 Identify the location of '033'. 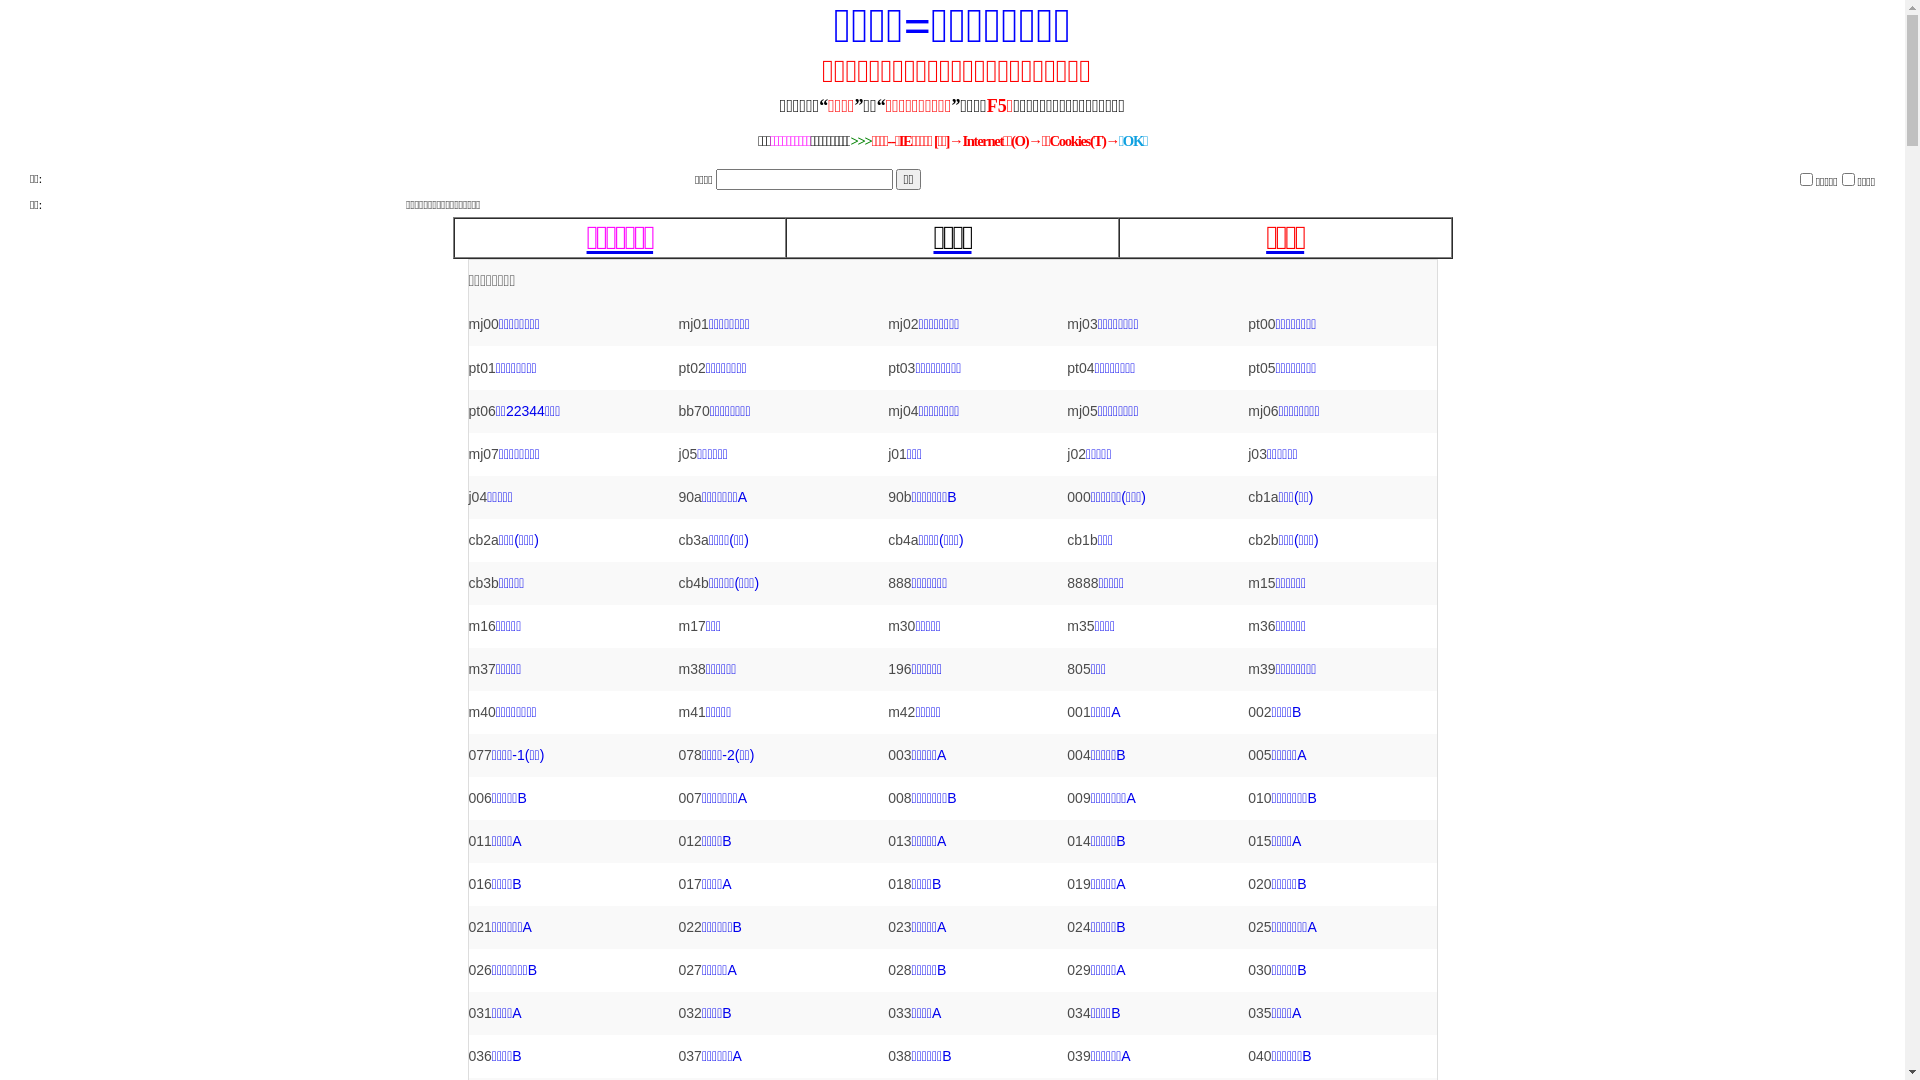
(898, 1013).